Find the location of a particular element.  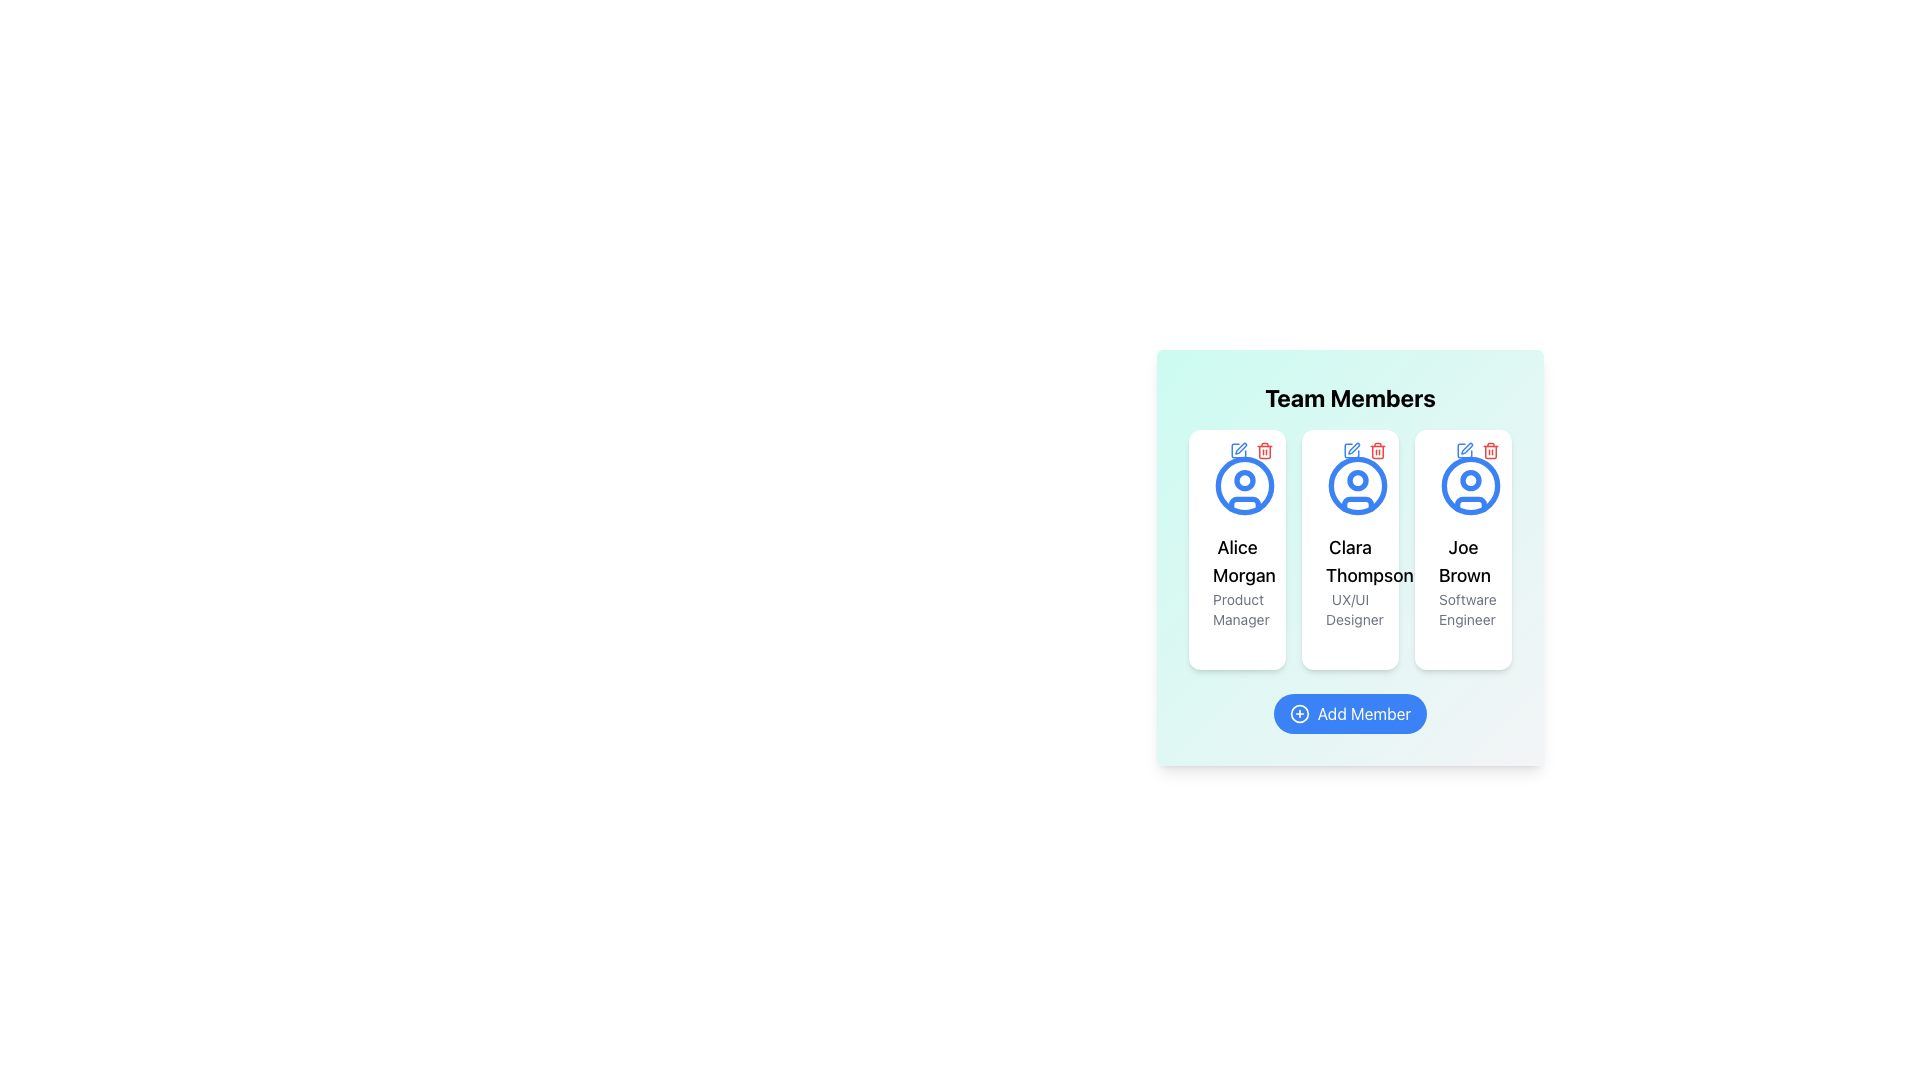

the text label displaying 'Clara Thompson', which is the second entry in the team member cards list is located at coordinates (1350, 562).